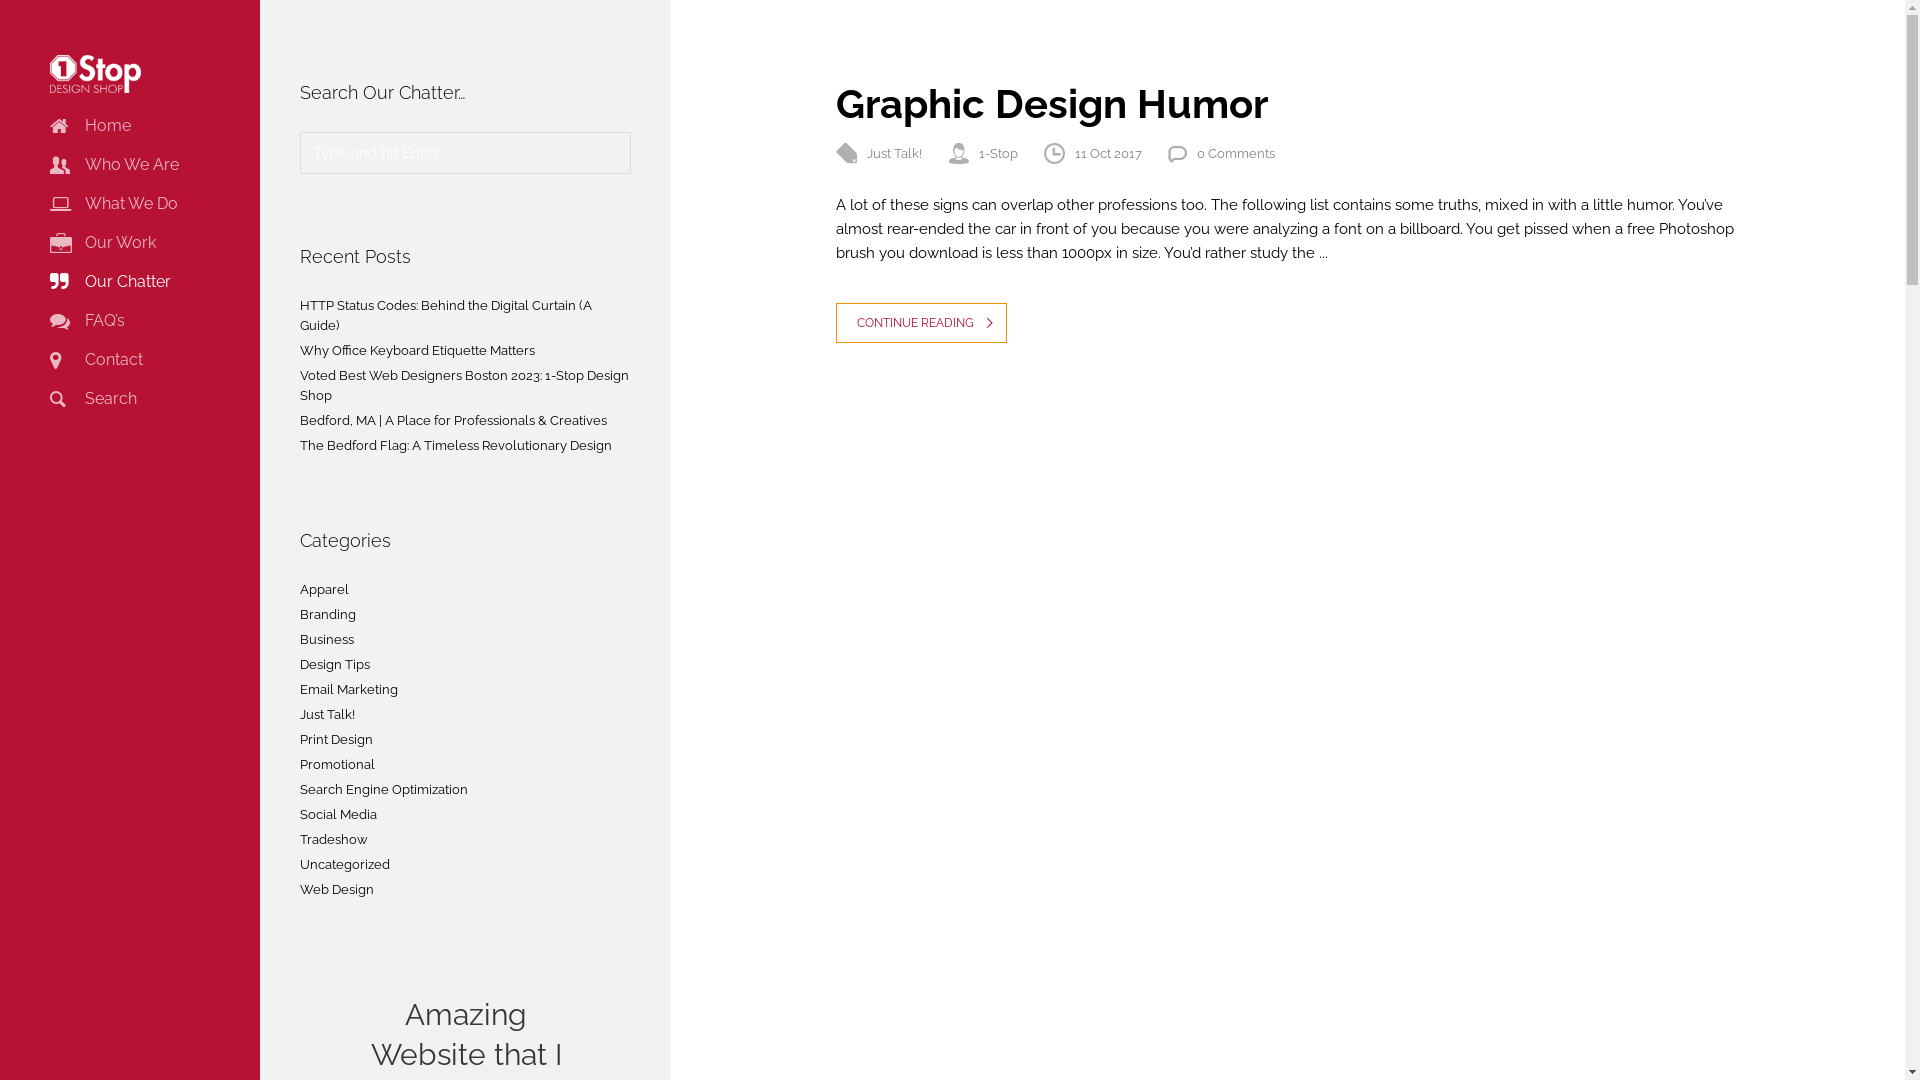 This screenshot has width=1920, height=1080. I want to click on 'Branding', so click(327, 613).